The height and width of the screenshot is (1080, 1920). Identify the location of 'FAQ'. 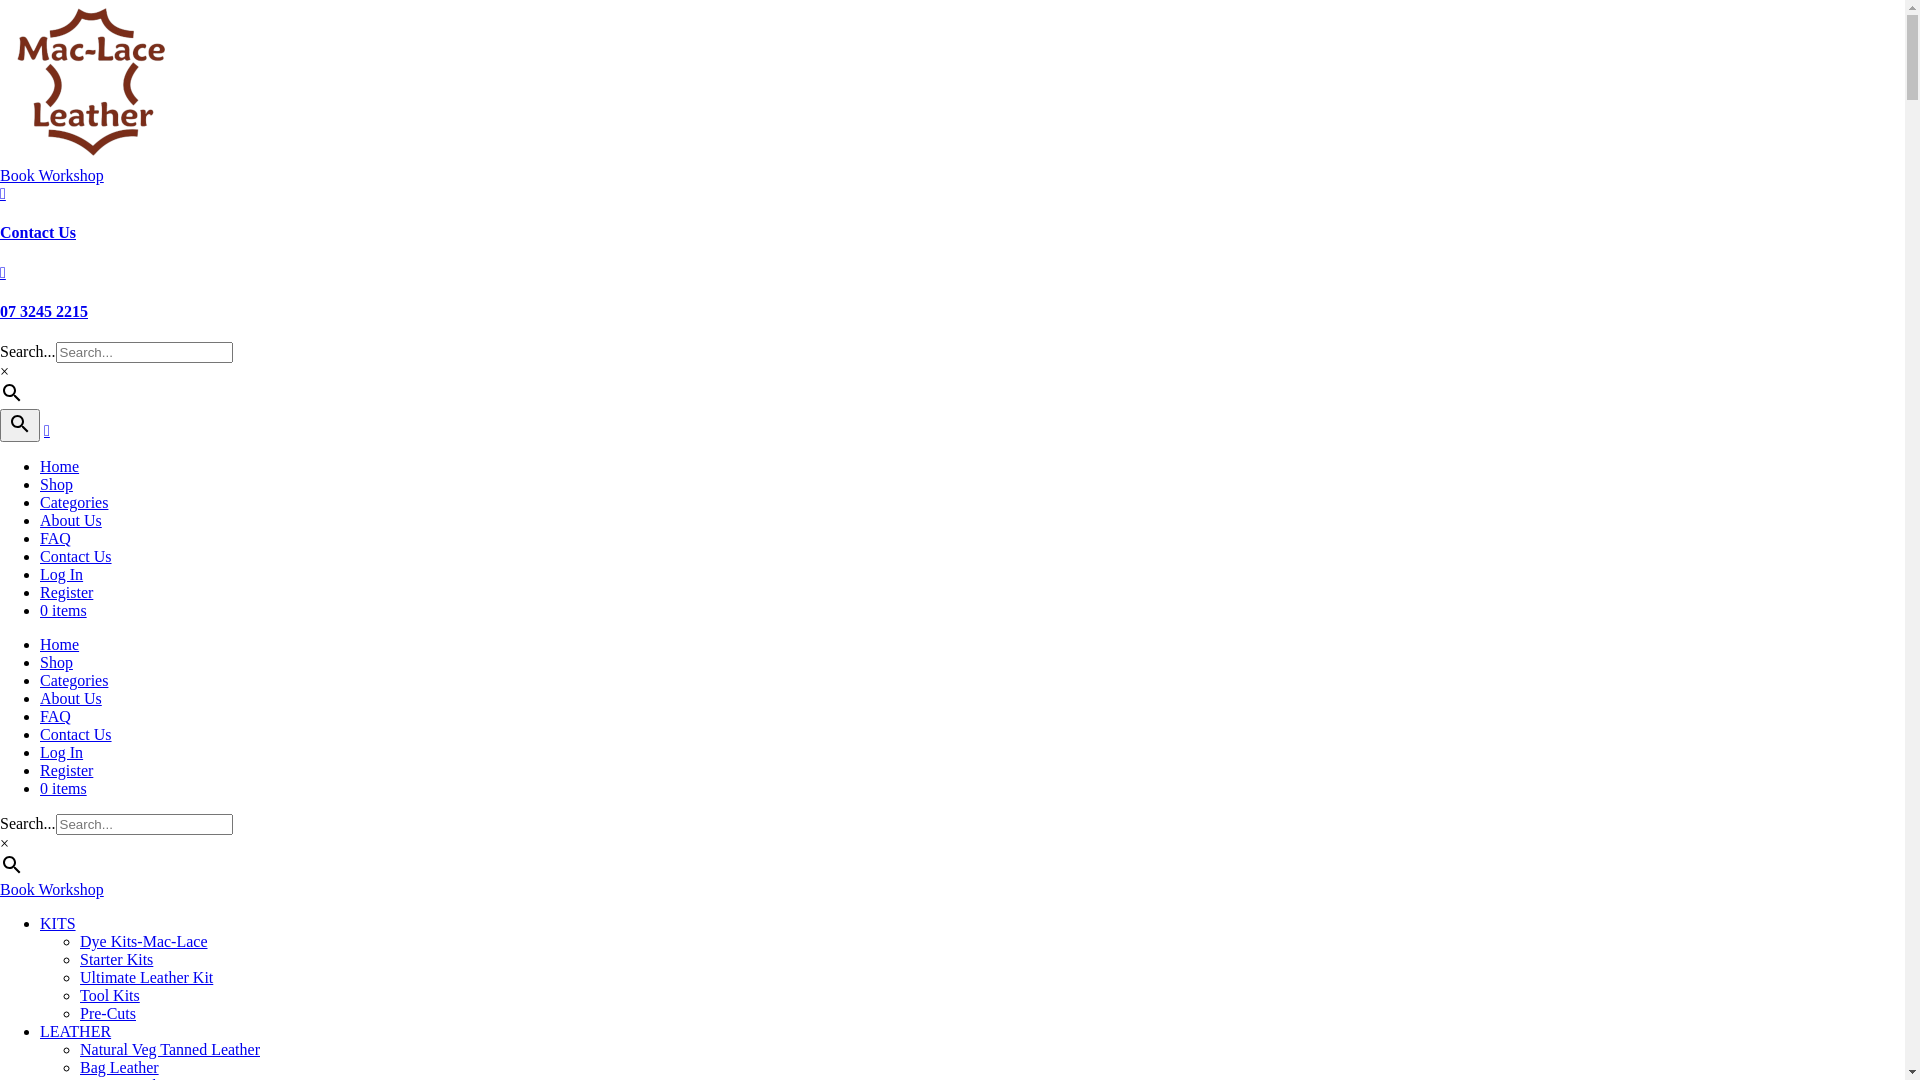
(55, 715).